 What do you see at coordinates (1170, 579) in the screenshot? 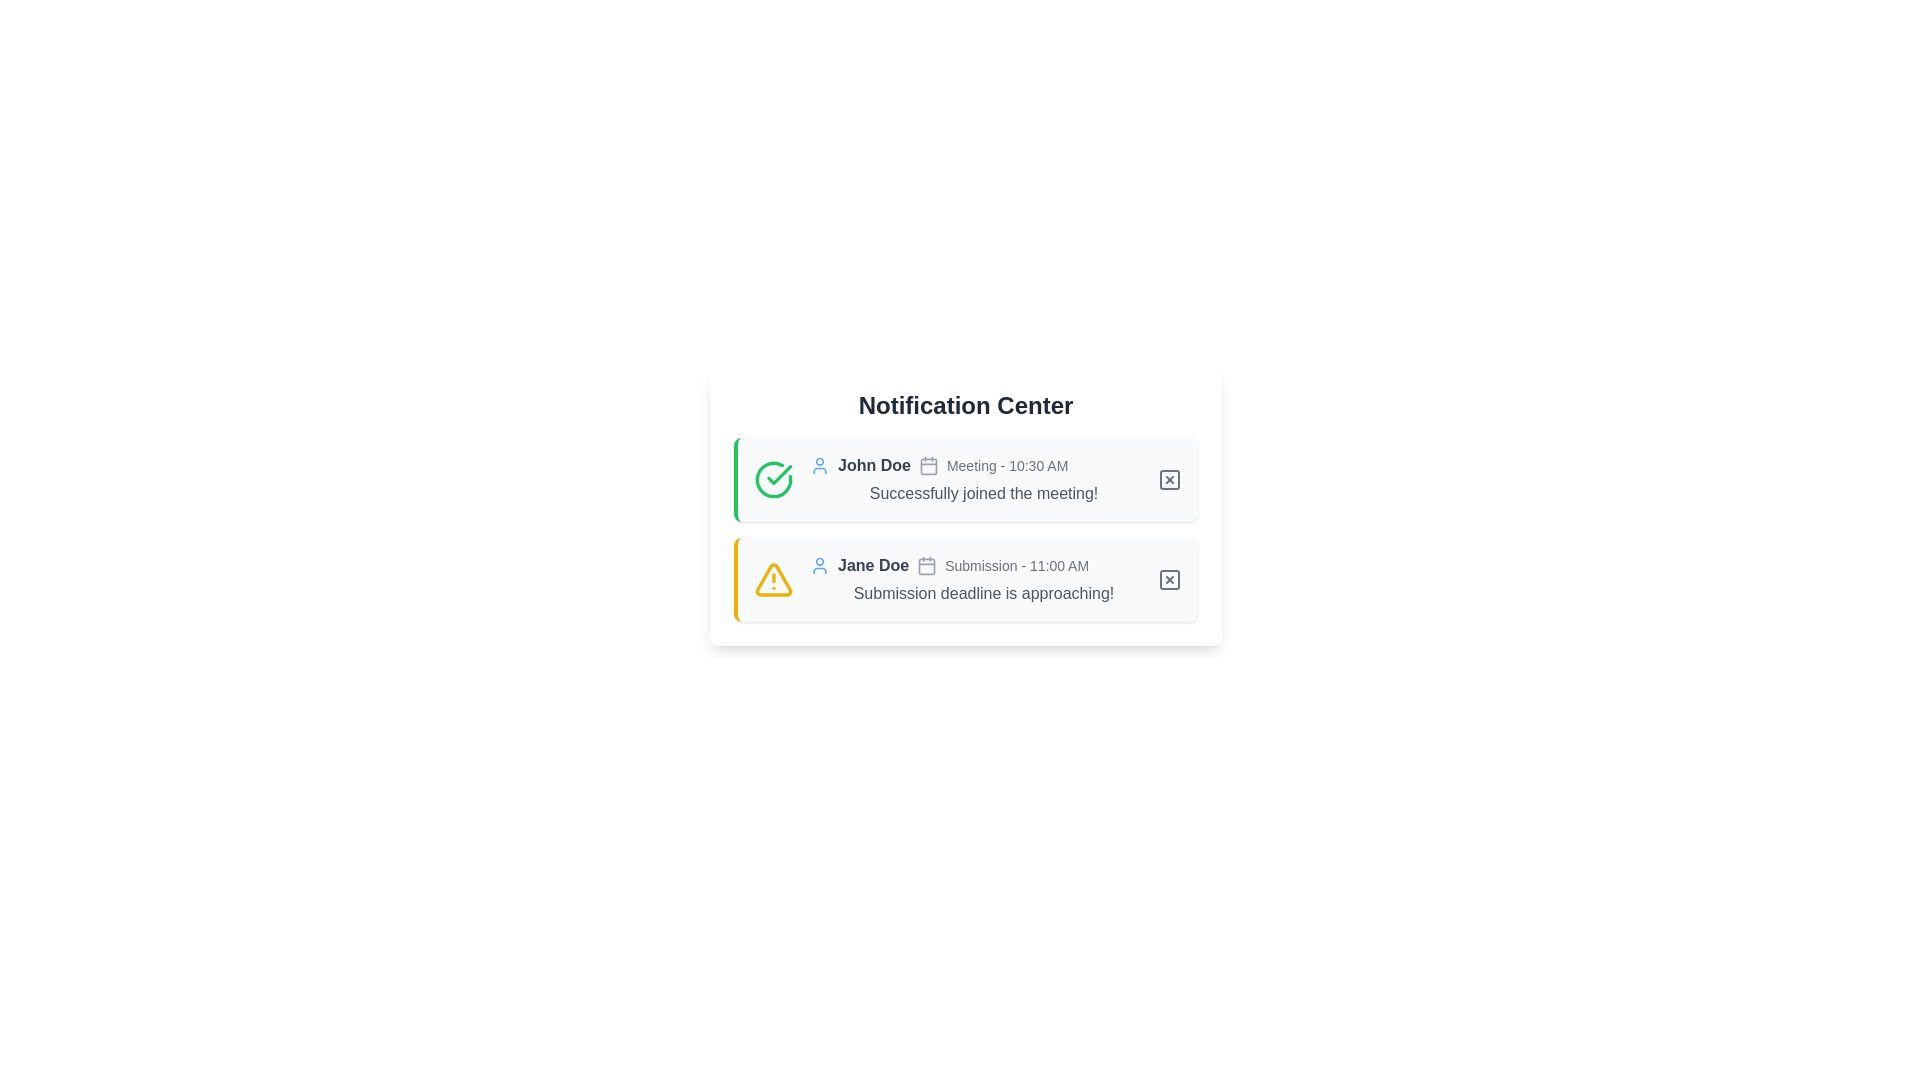
I see `the SVG Rectangle representing the closure or deletion action within the notification panel's icon, located at the far-right end of the second notification entry` at bounding box center [1170, 579].